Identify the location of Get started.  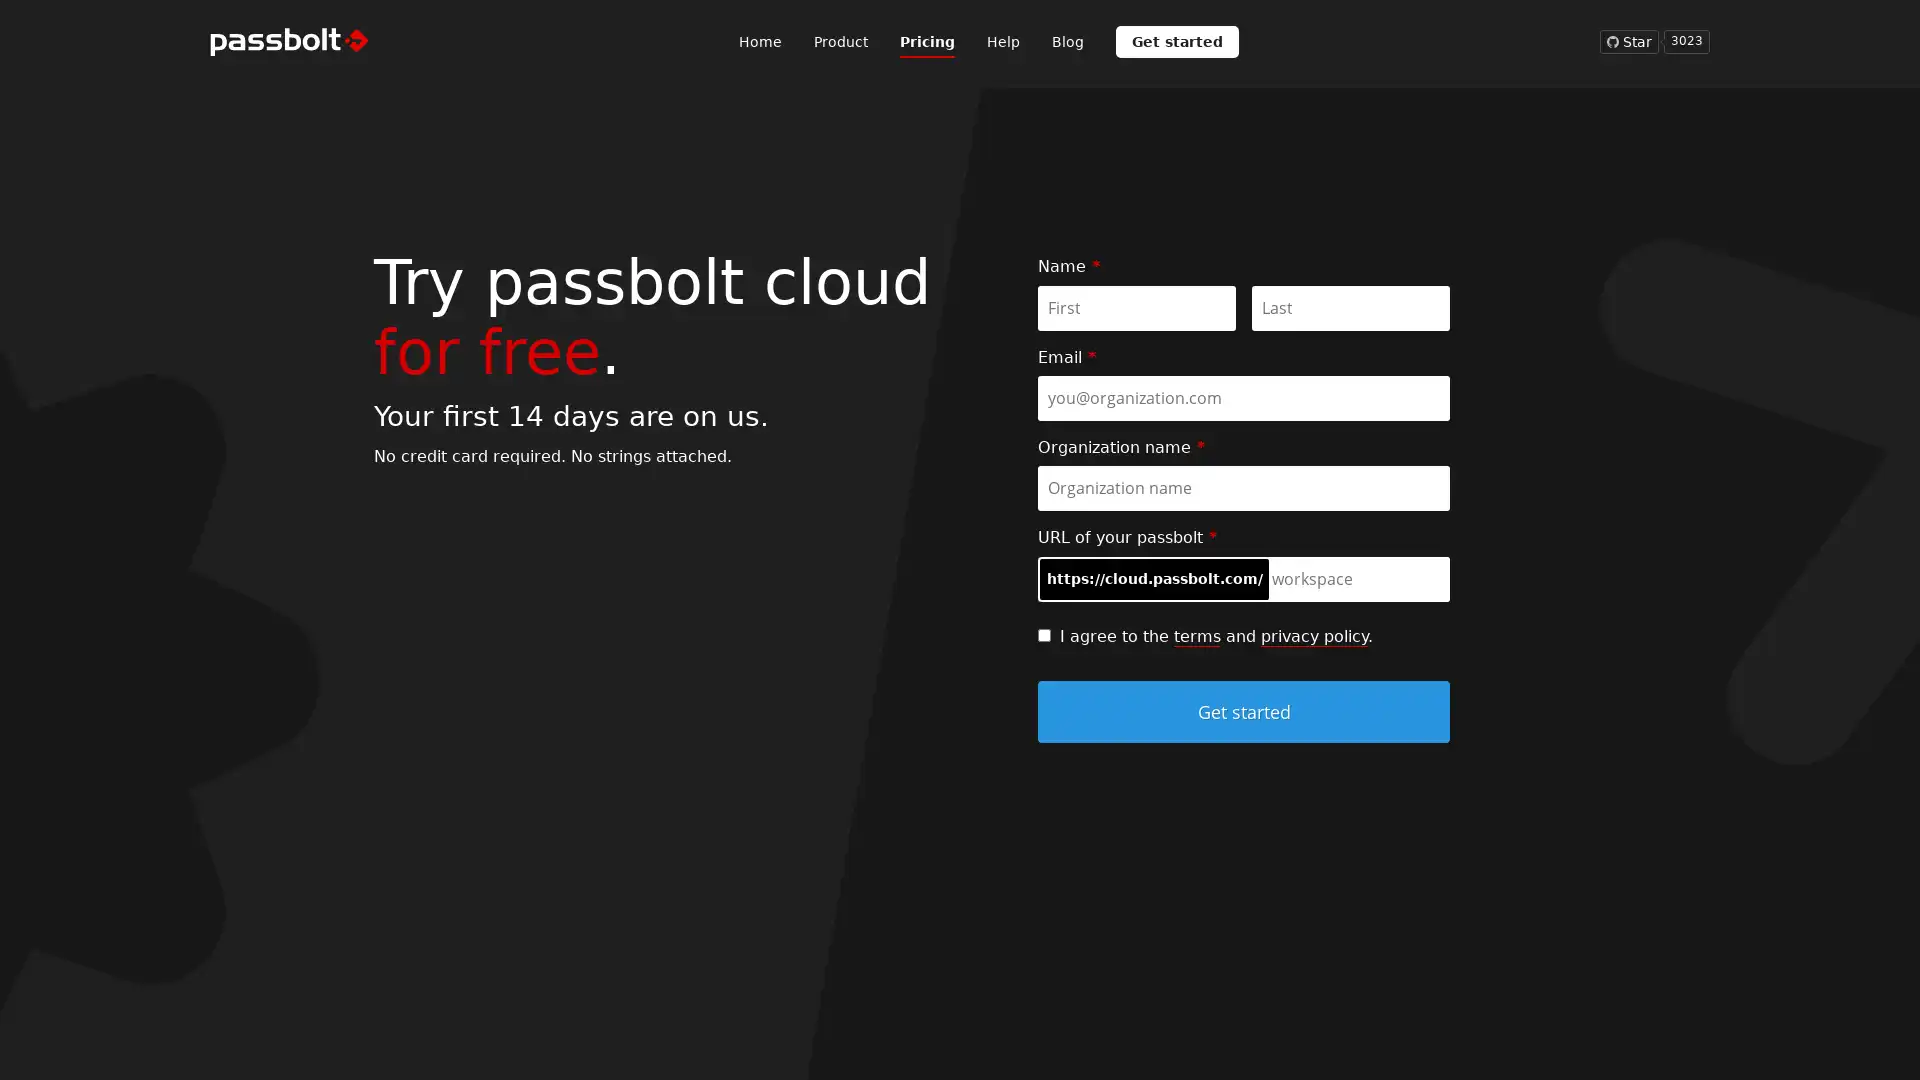
(1177, 41).